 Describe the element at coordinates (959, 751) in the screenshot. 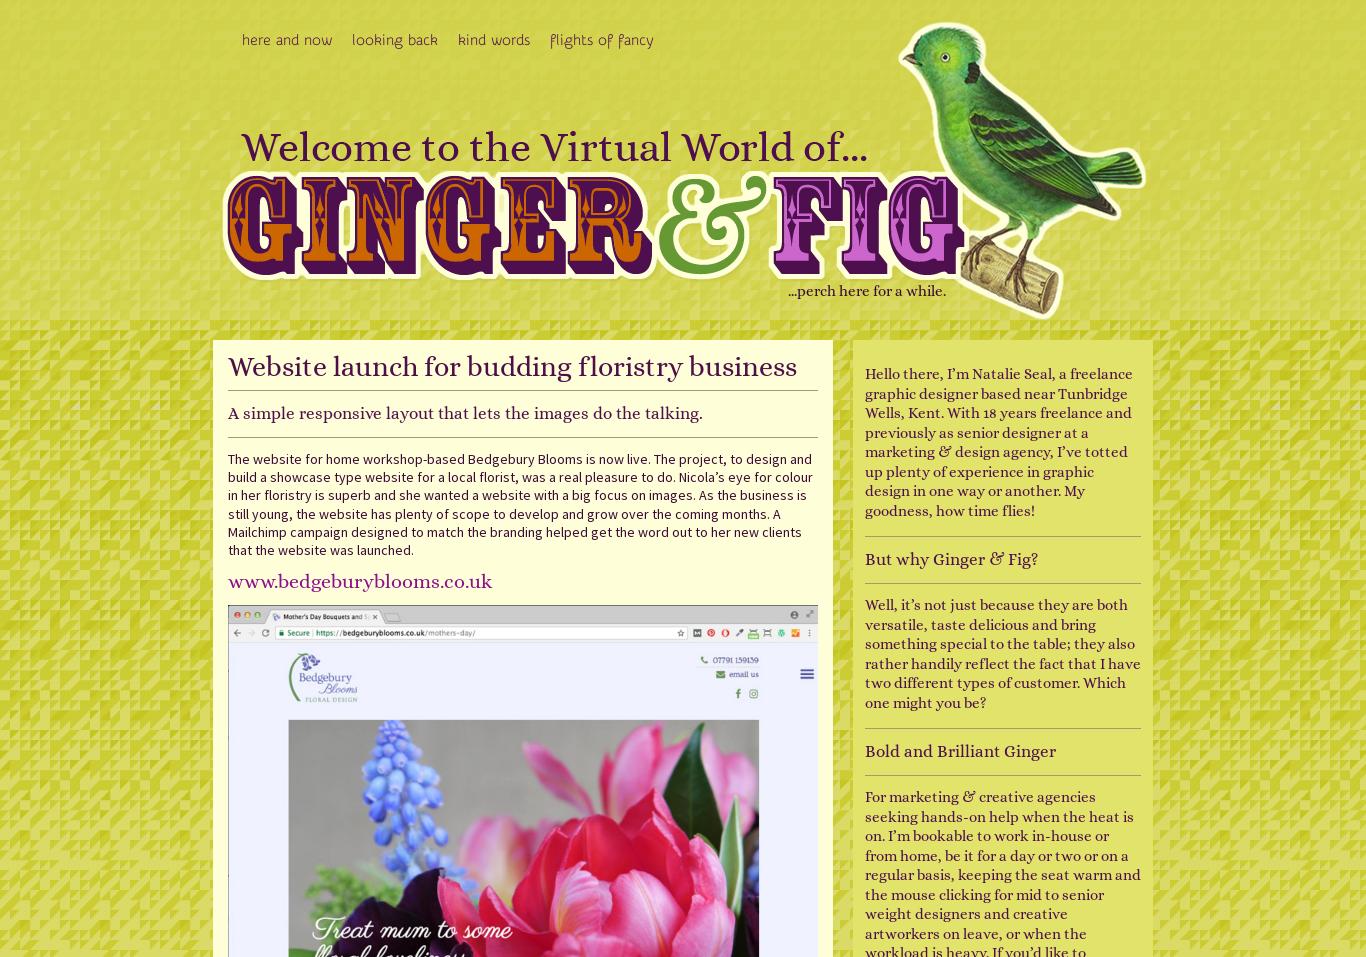

I see `'Bold and Brilliant Ginger'` at that location.